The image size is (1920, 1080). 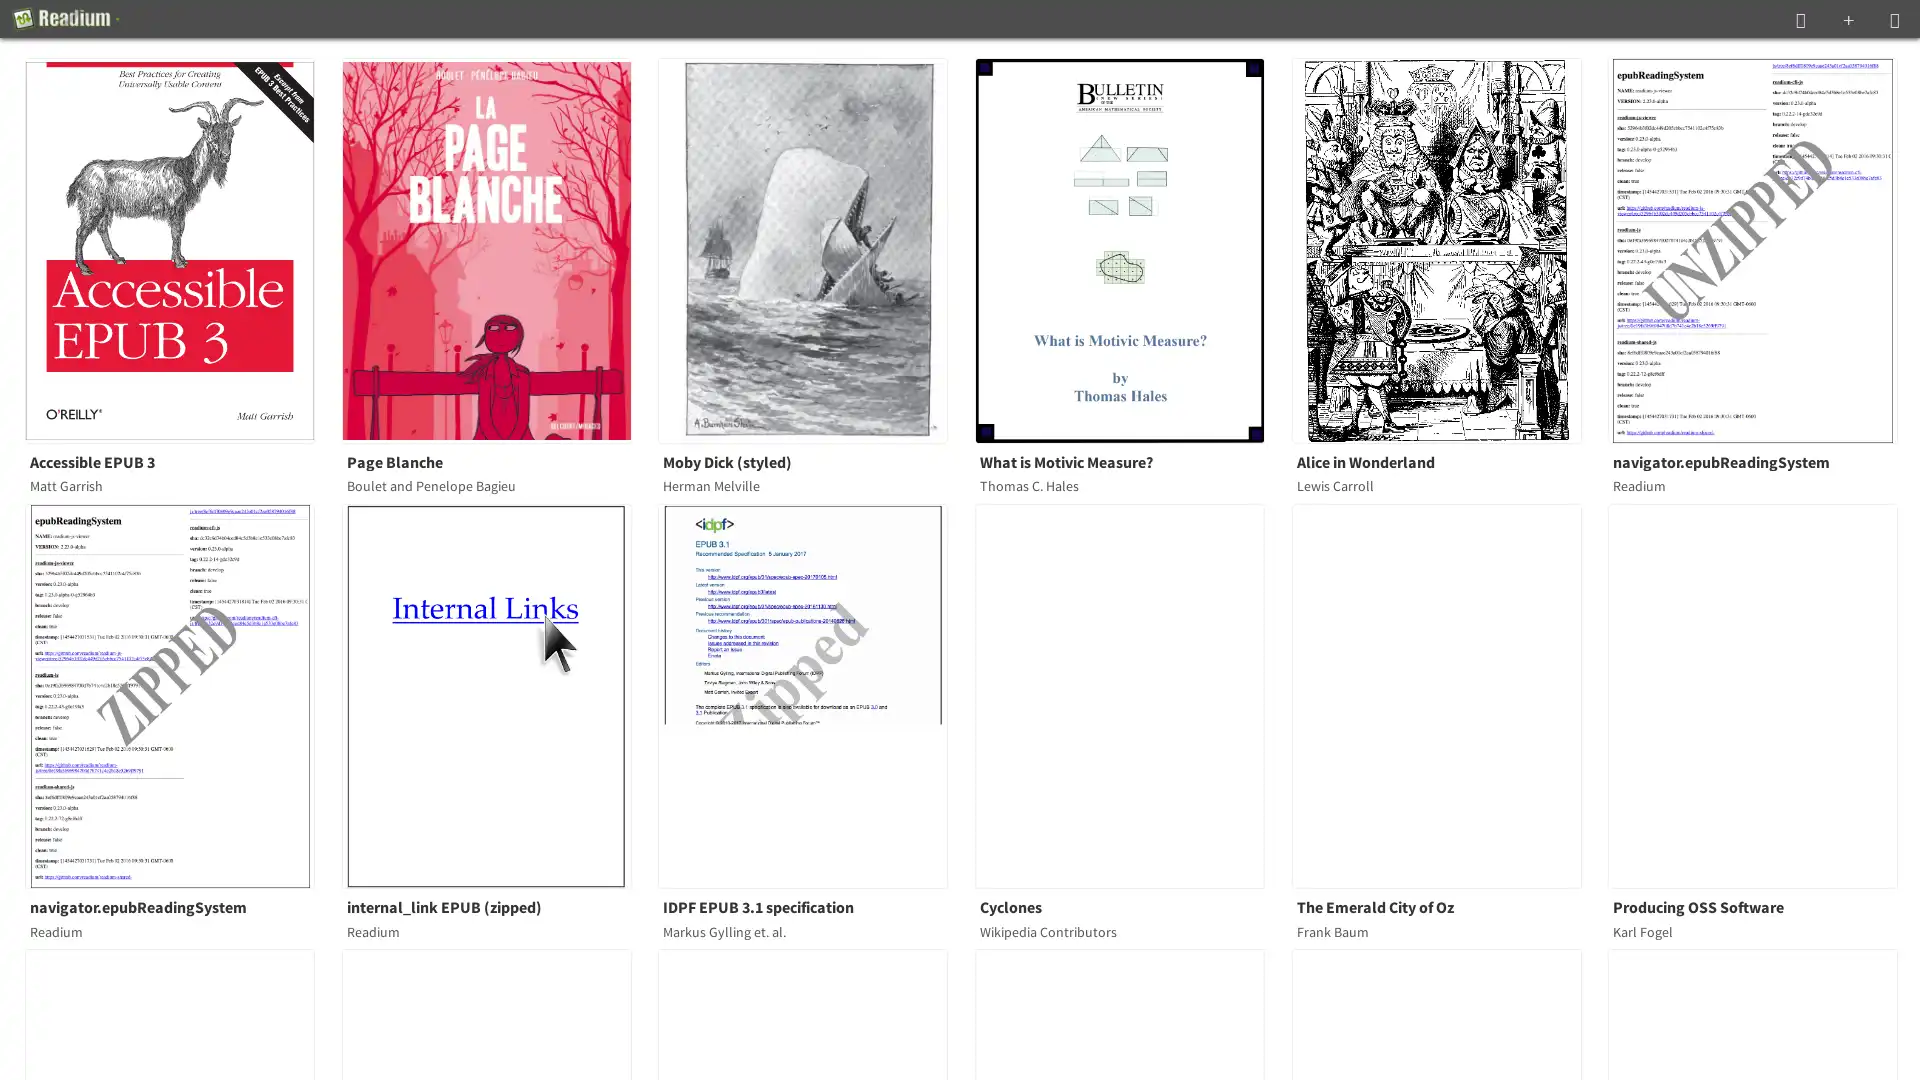 What do you see at coordinates (182, 249) in the screenshot?
I see `(1) Accessible EPUB 3` at bounding box center [182, 249].